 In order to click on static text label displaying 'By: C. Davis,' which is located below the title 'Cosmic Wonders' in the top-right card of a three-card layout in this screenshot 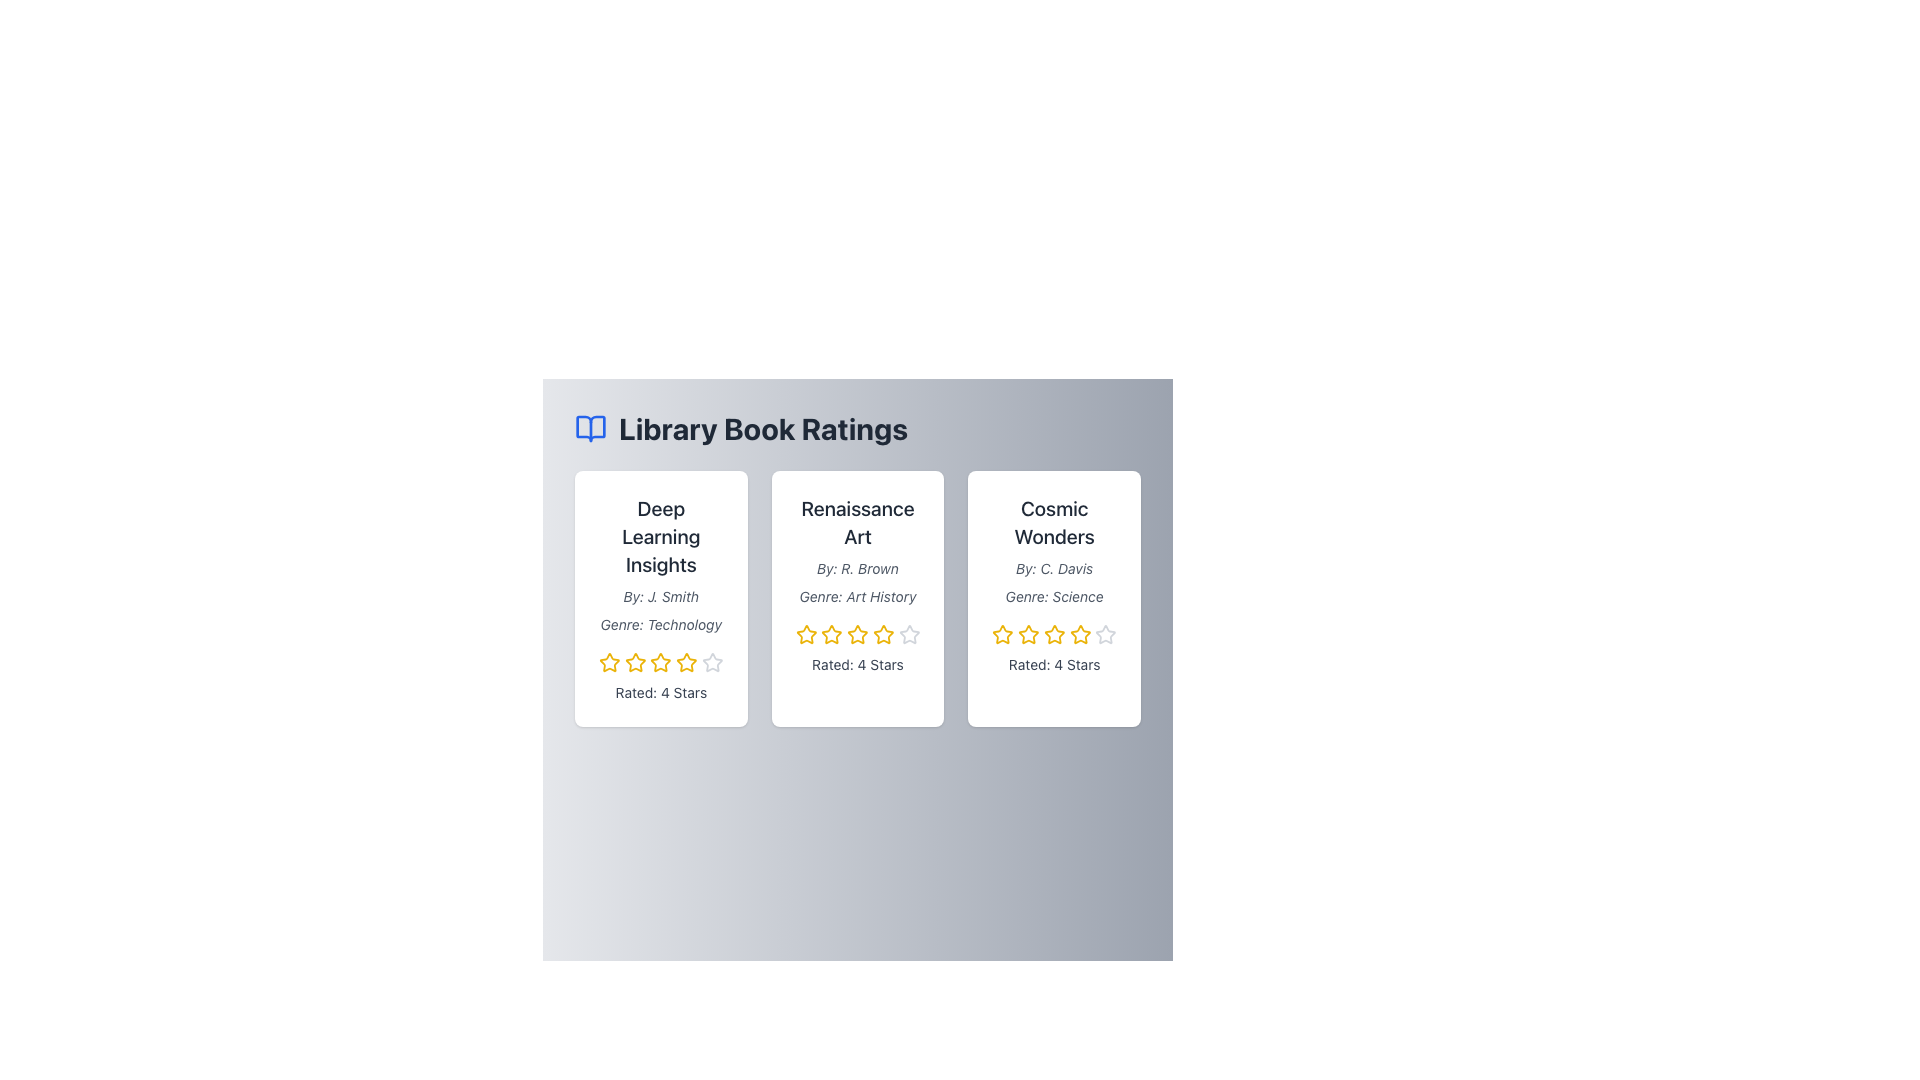, I will do `click(1053, 569)`.